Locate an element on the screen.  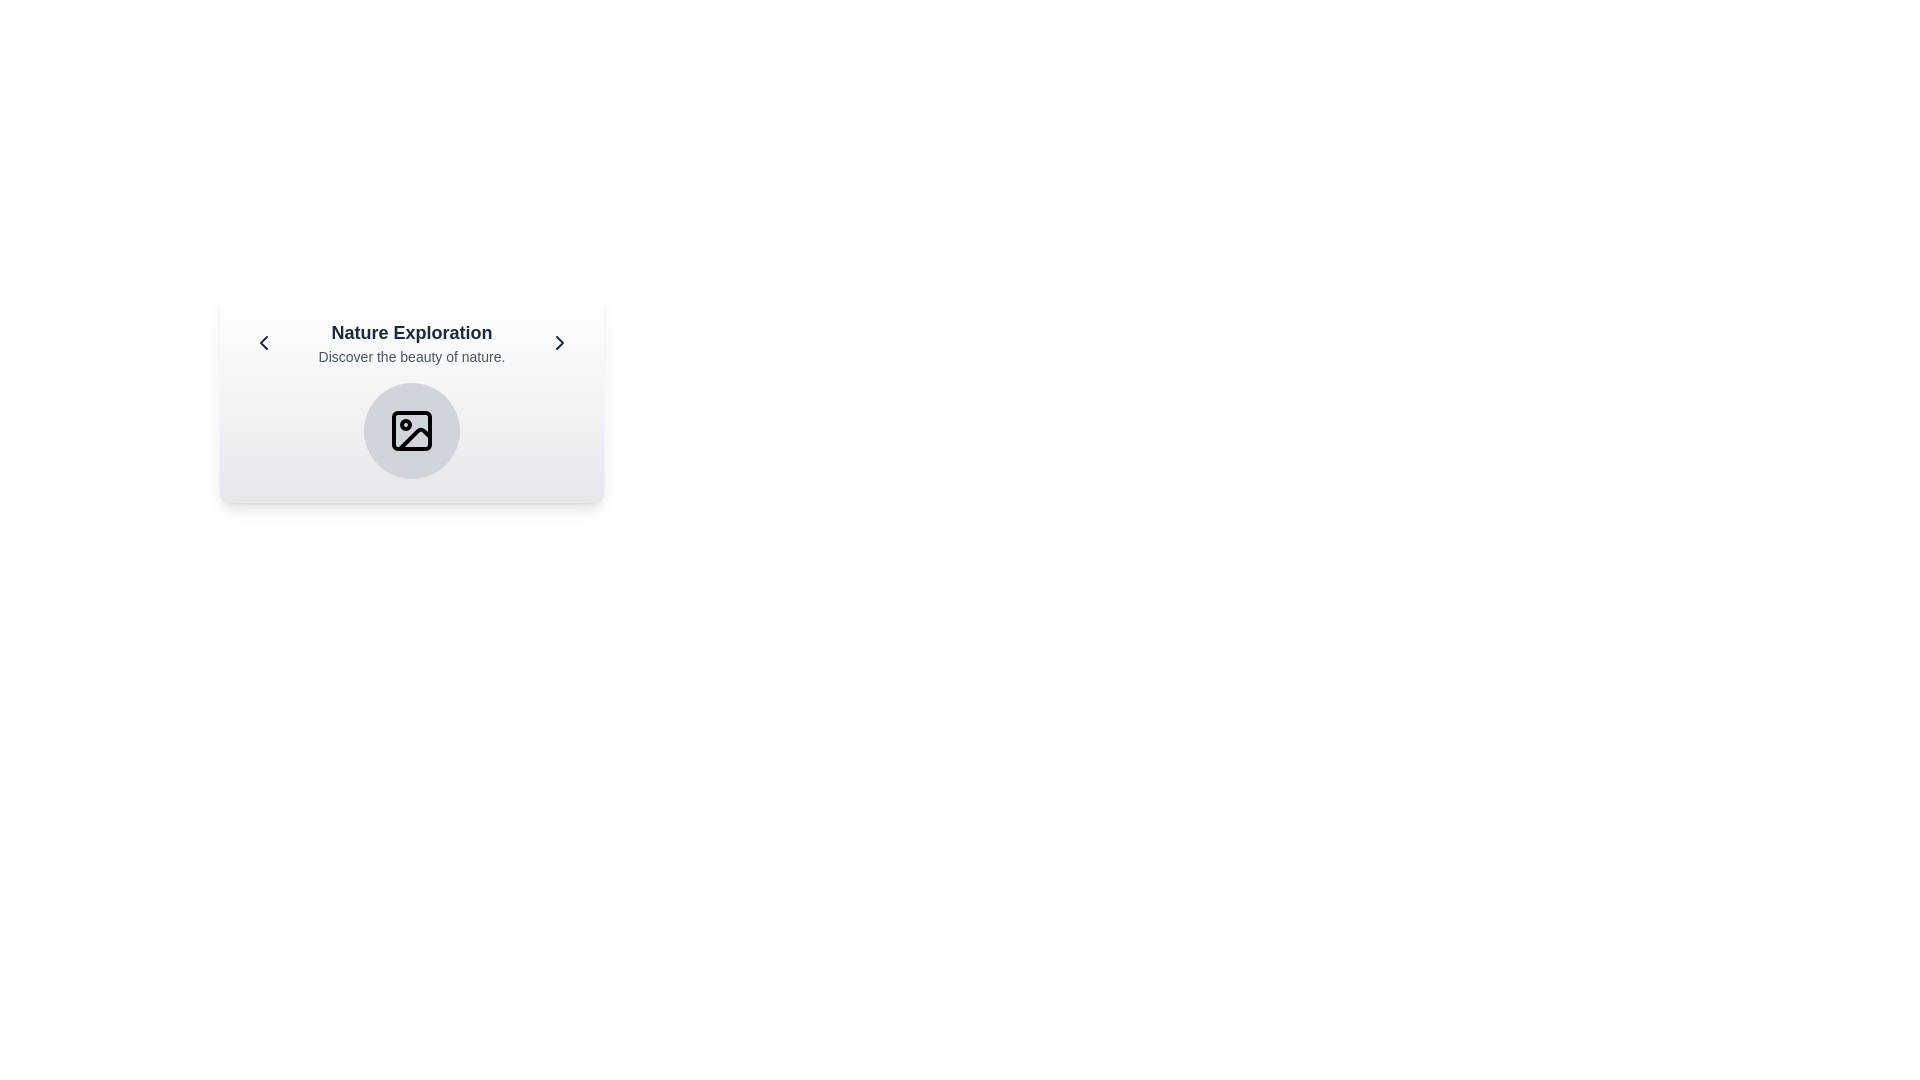
the circular button with a gray background and an image icon in the center, located at the middle-bottom of the 'Nature Exploration' card is located at coordinates (411, 430).